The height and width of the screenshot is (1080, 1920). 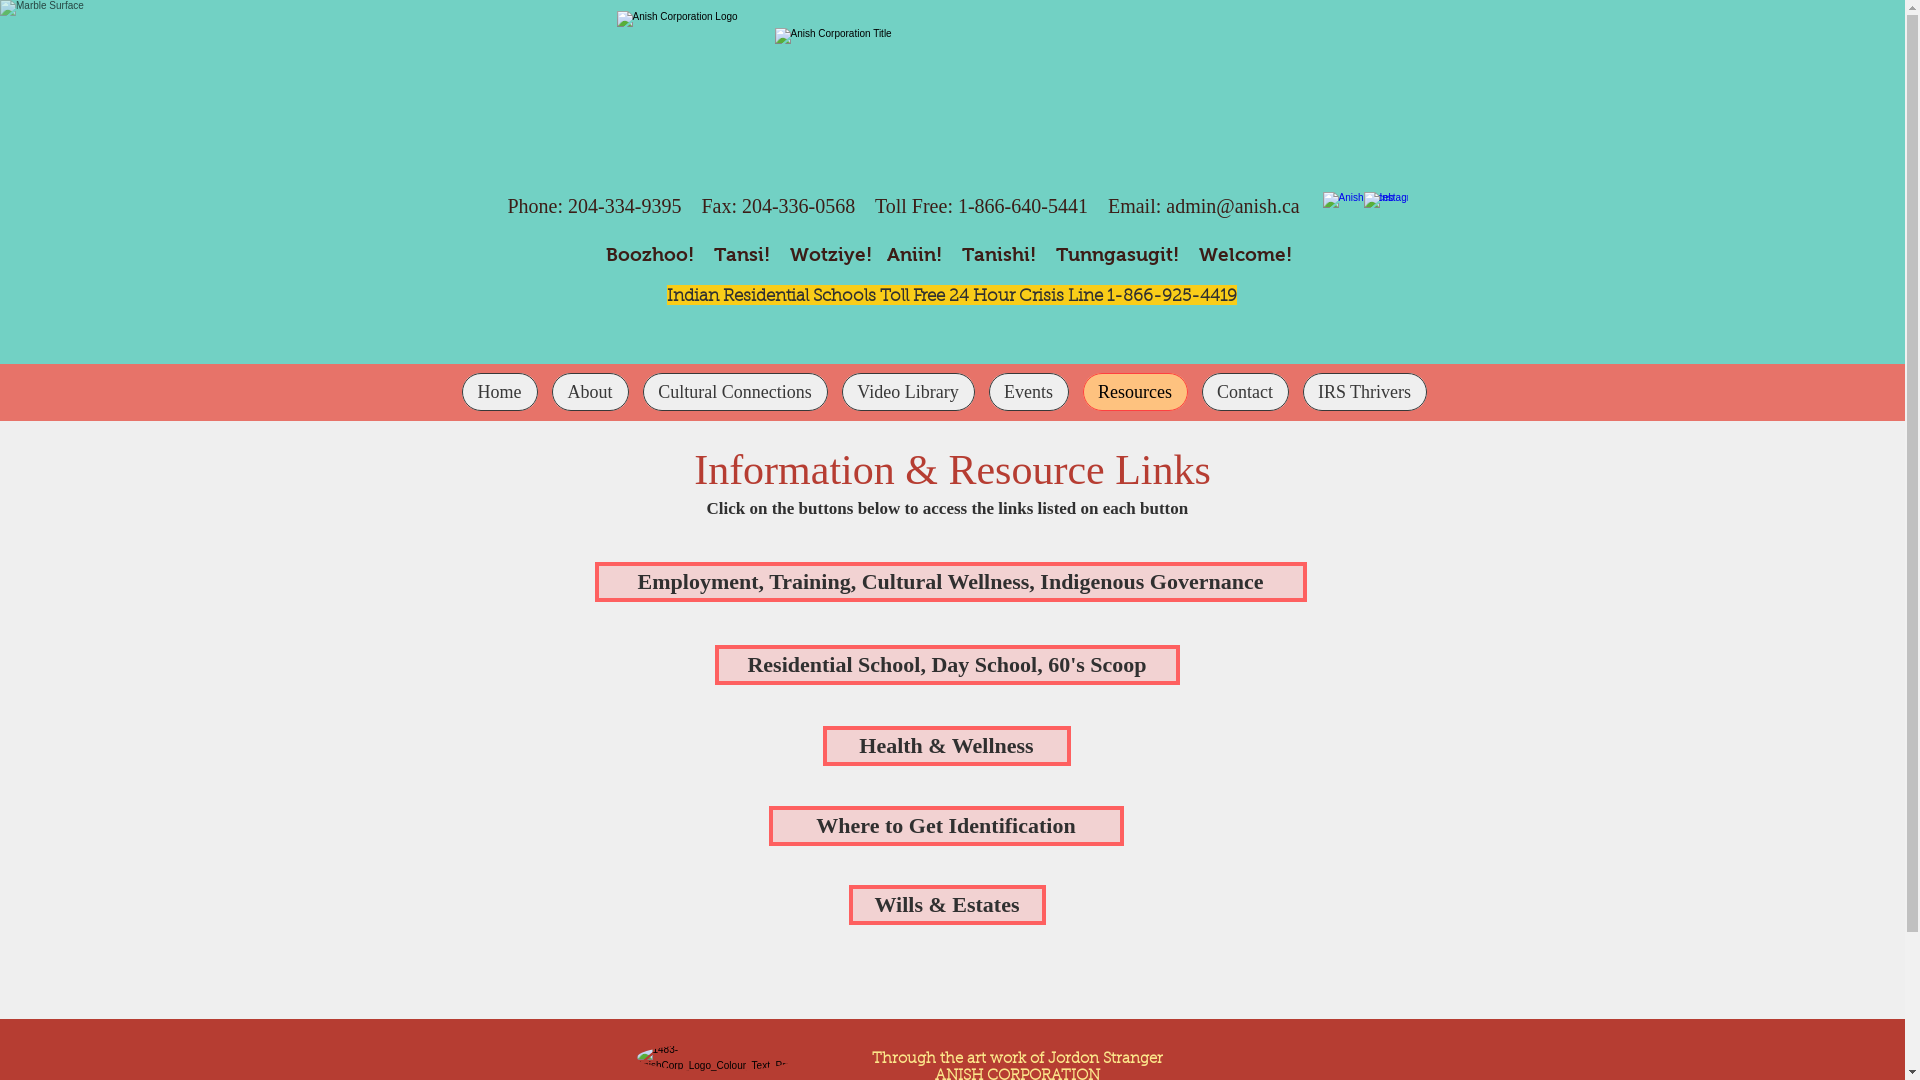 What do you see at coordinates (944, 745) in the screenshot?
I see `'Health & Wellness'` at bounding box center [944, 745].